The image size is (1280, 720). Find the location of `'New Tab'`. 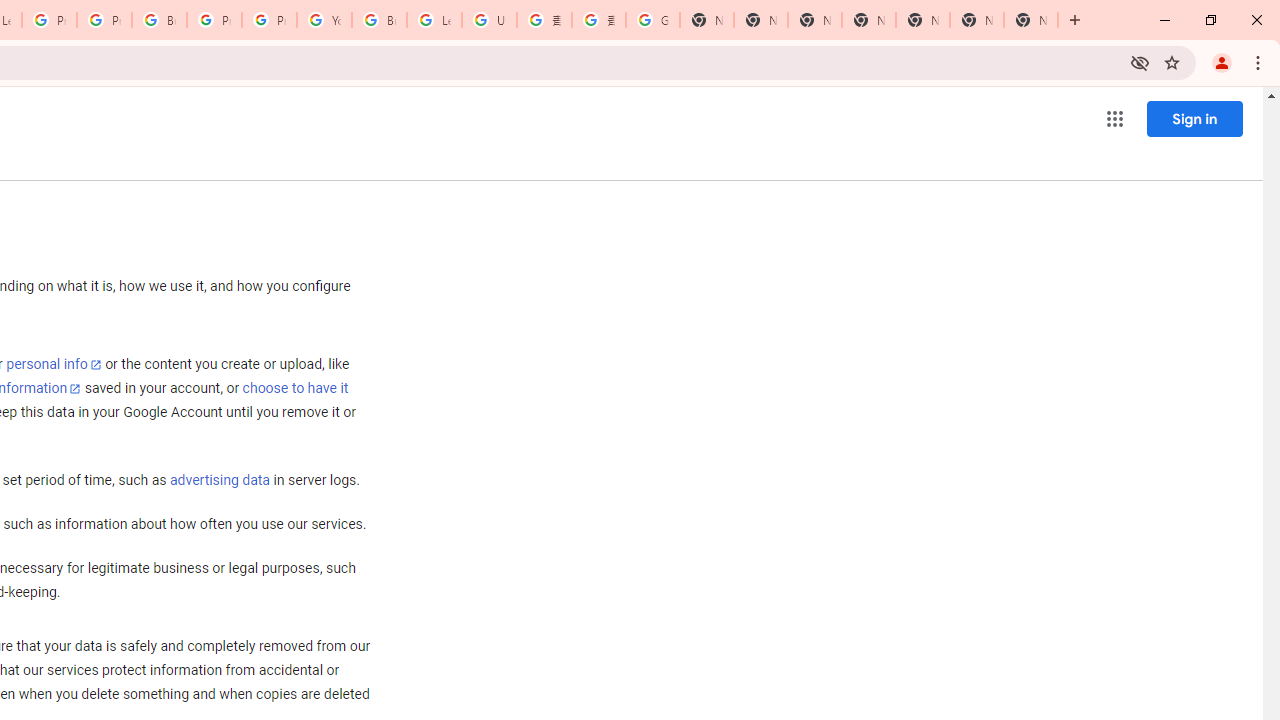

'New Tab' is located at coordinates (1031, 20).